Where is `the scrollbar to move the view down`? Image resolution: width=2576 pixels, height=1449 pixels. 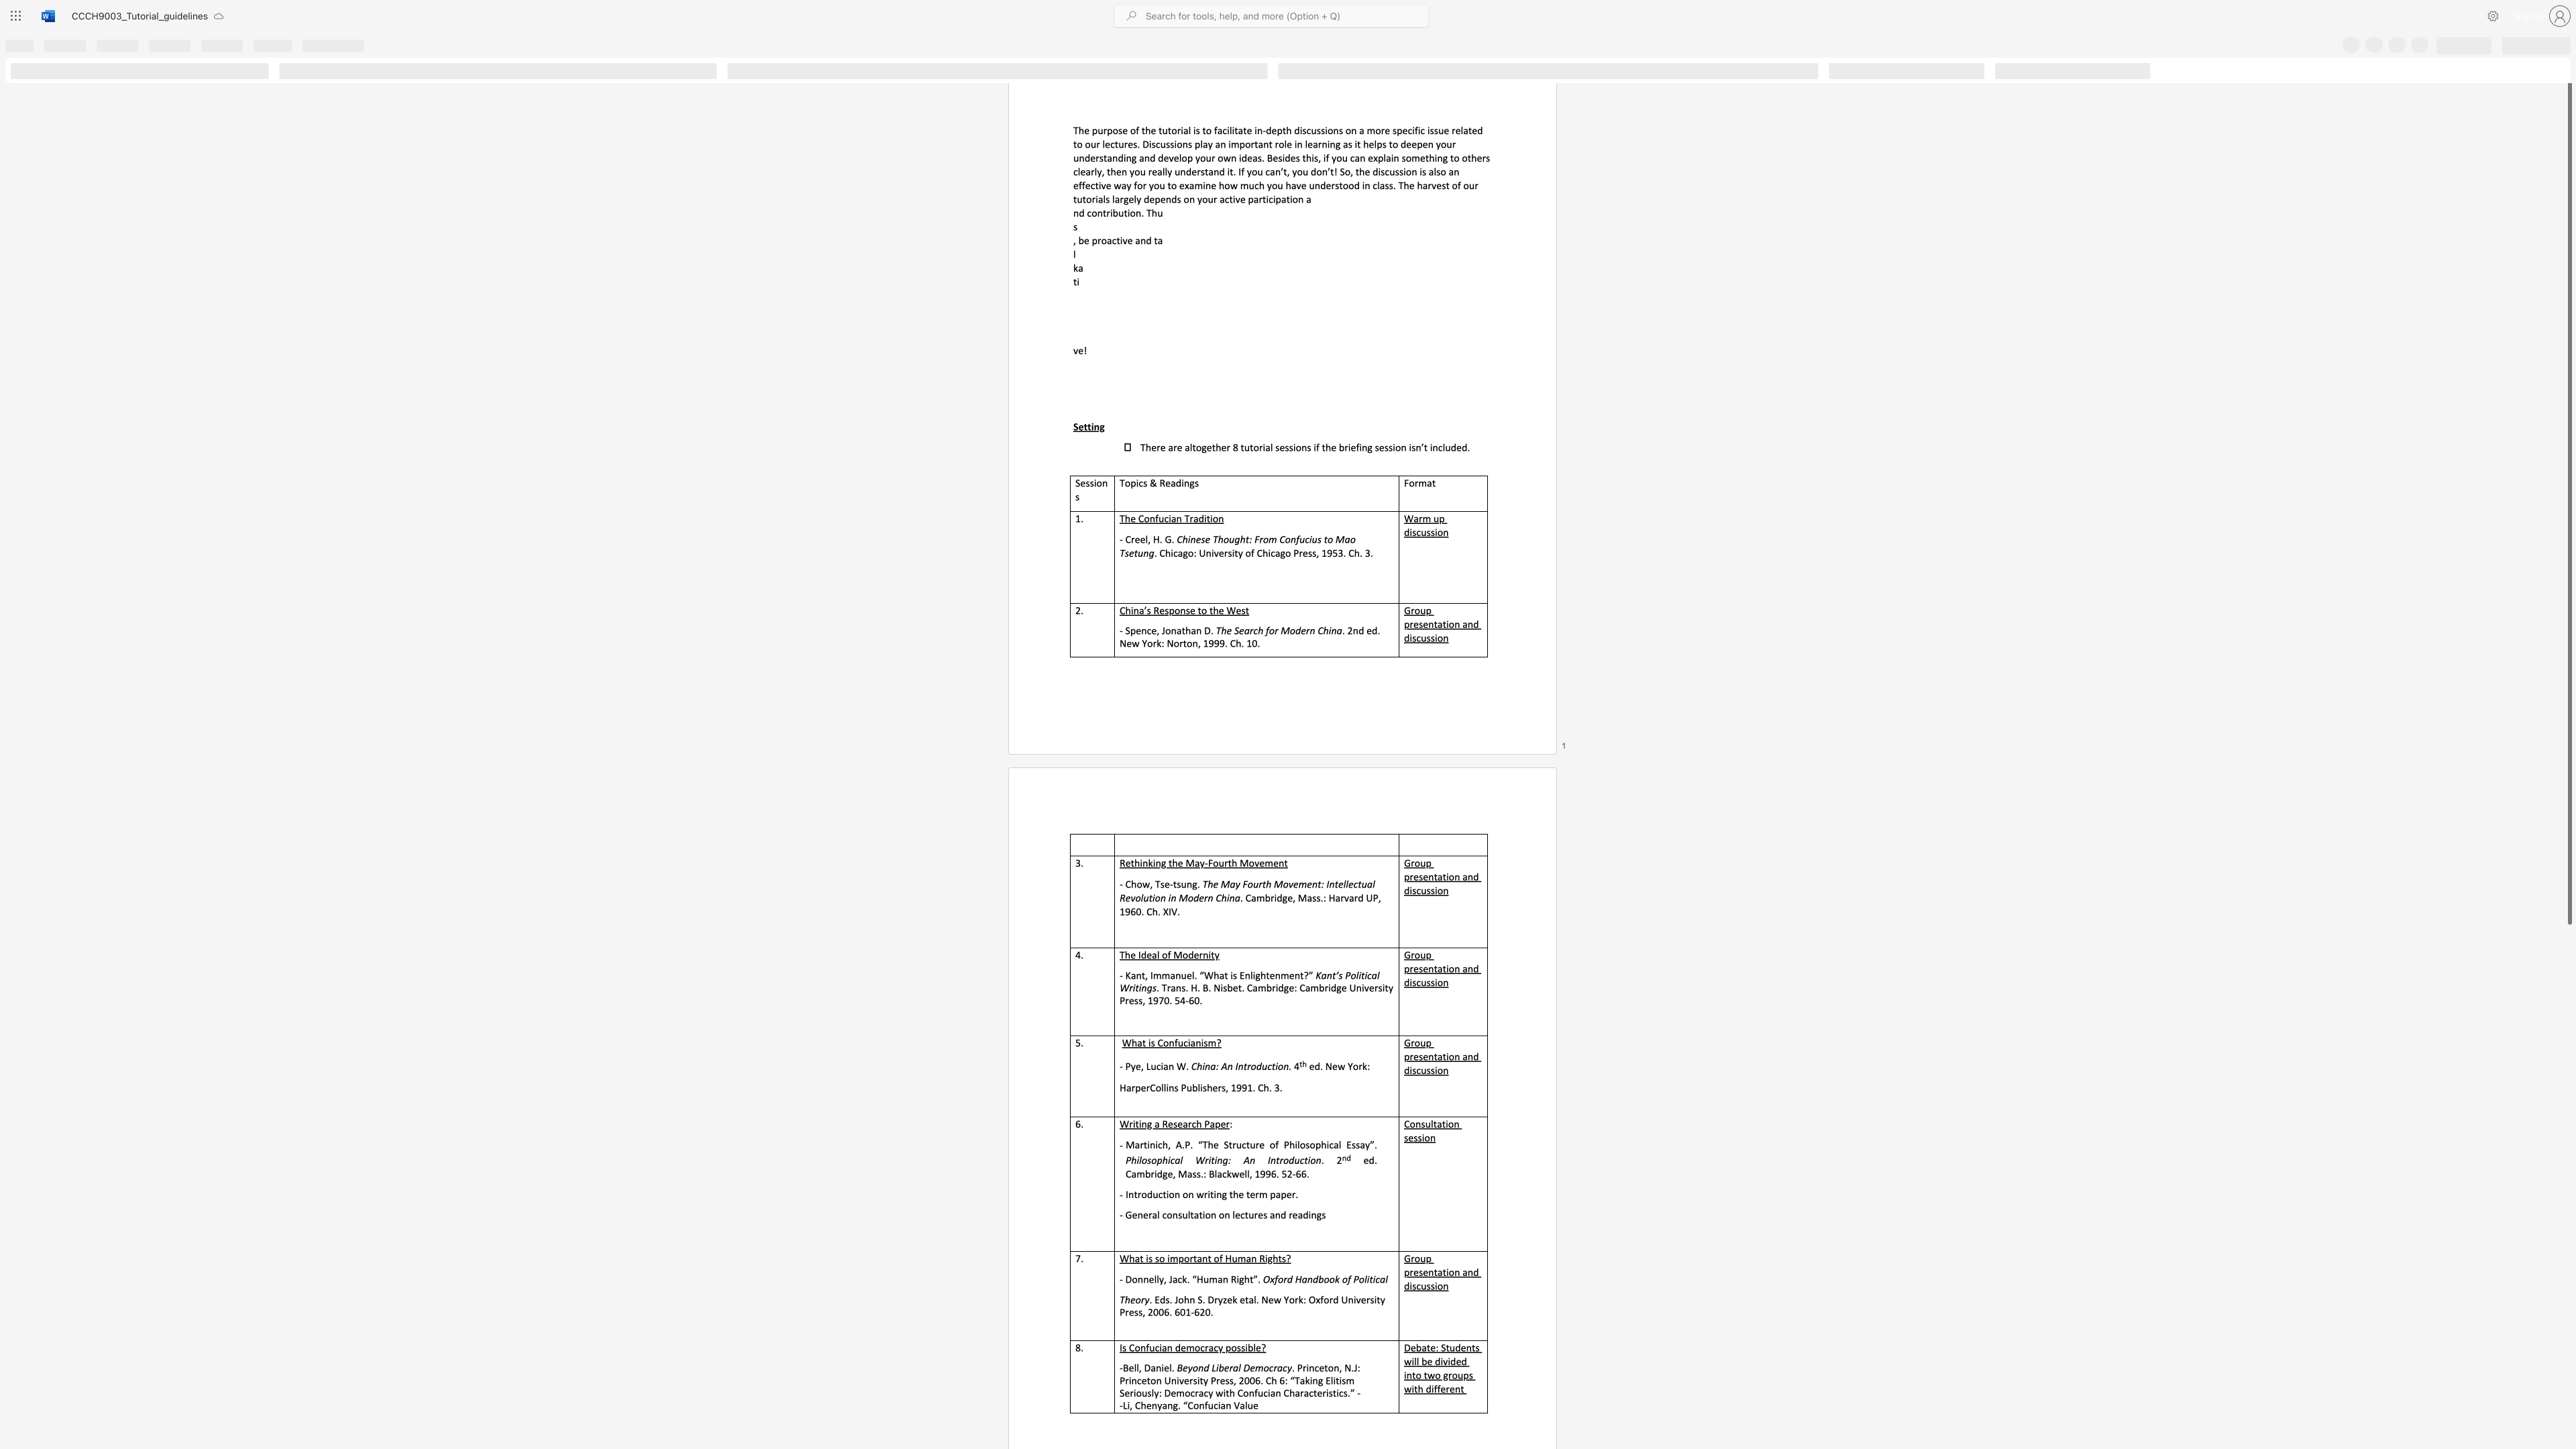
the scrollbar to move the view down is located at coordinates (2568, 1220).